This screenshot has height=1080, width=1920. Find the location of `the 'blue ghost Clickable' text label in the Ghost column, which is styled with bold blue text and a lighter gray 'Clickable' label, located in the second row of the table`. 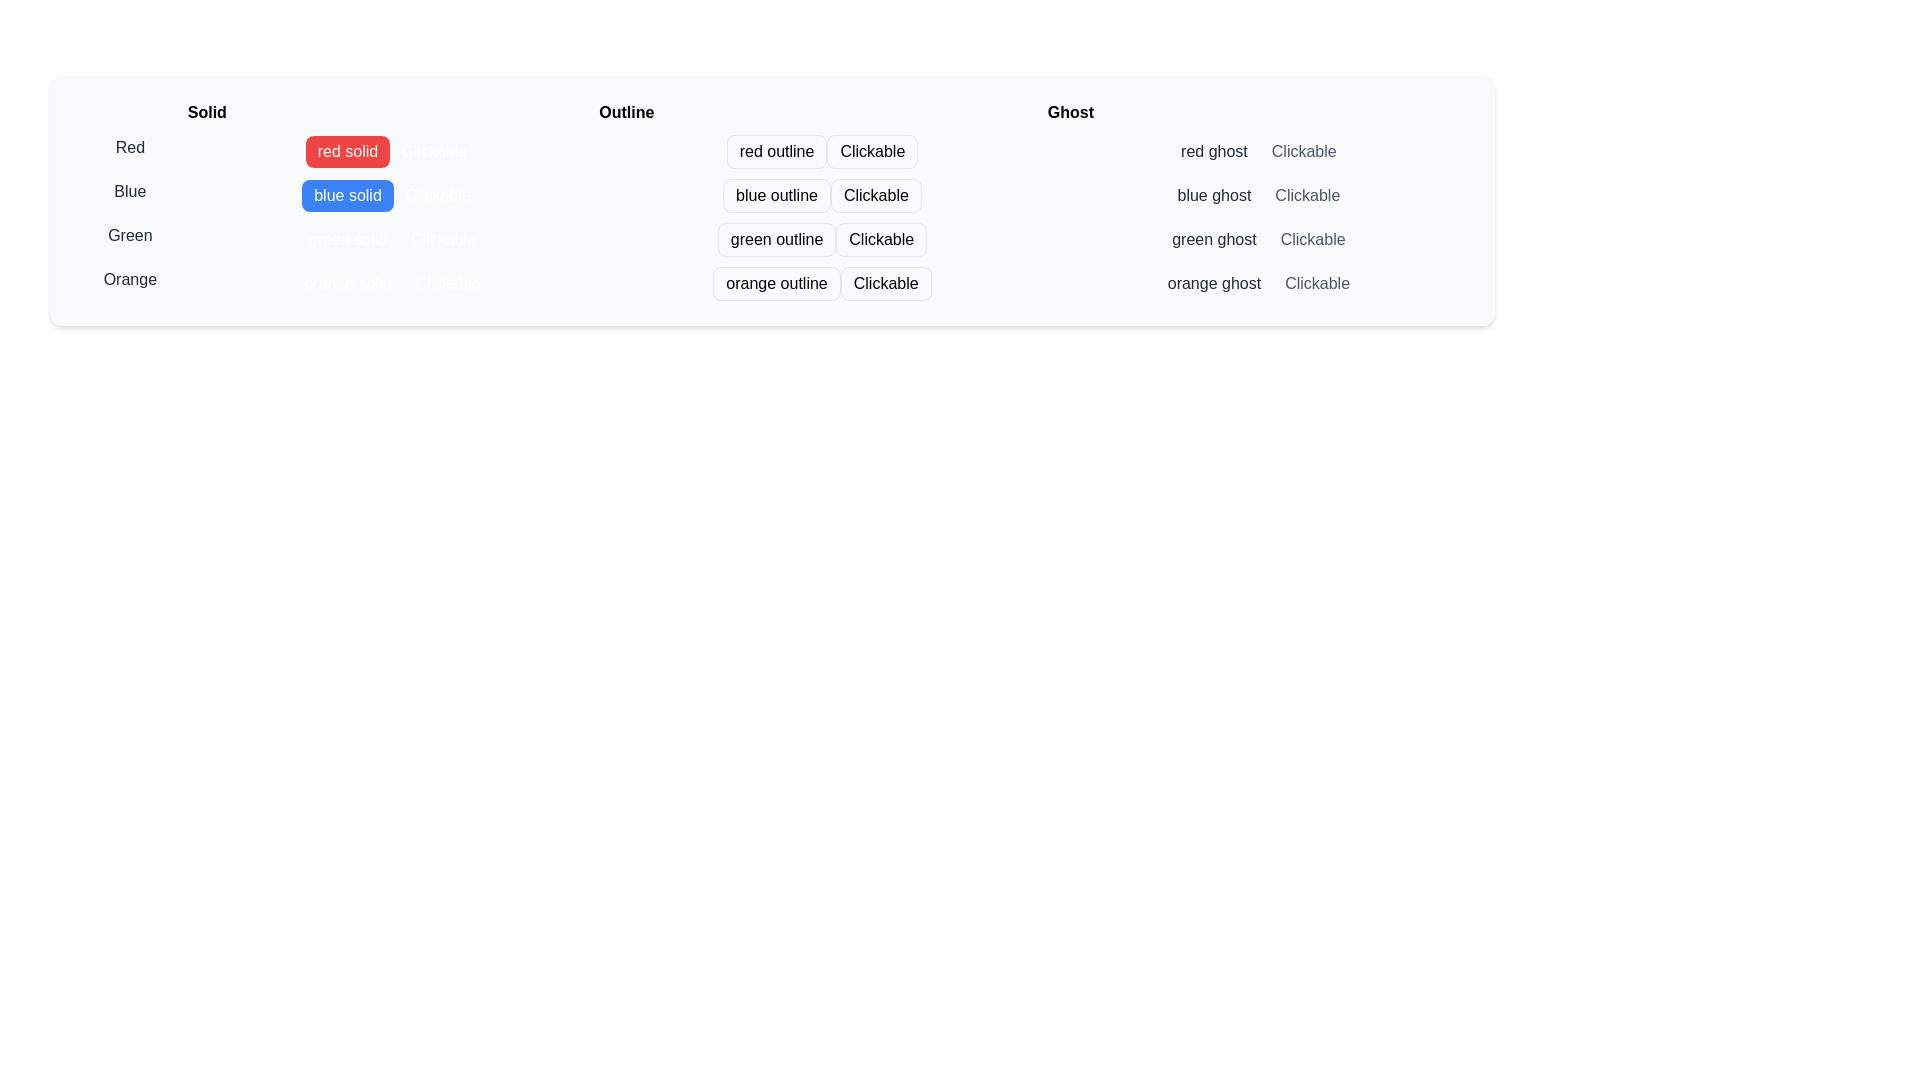

the 'blue ghost Clickable' text label in the Ghost column, which is styled with bold blue text and a lighter gray 'Clickable' label, located in the second row of the table is located at coordinates (1257, 192).